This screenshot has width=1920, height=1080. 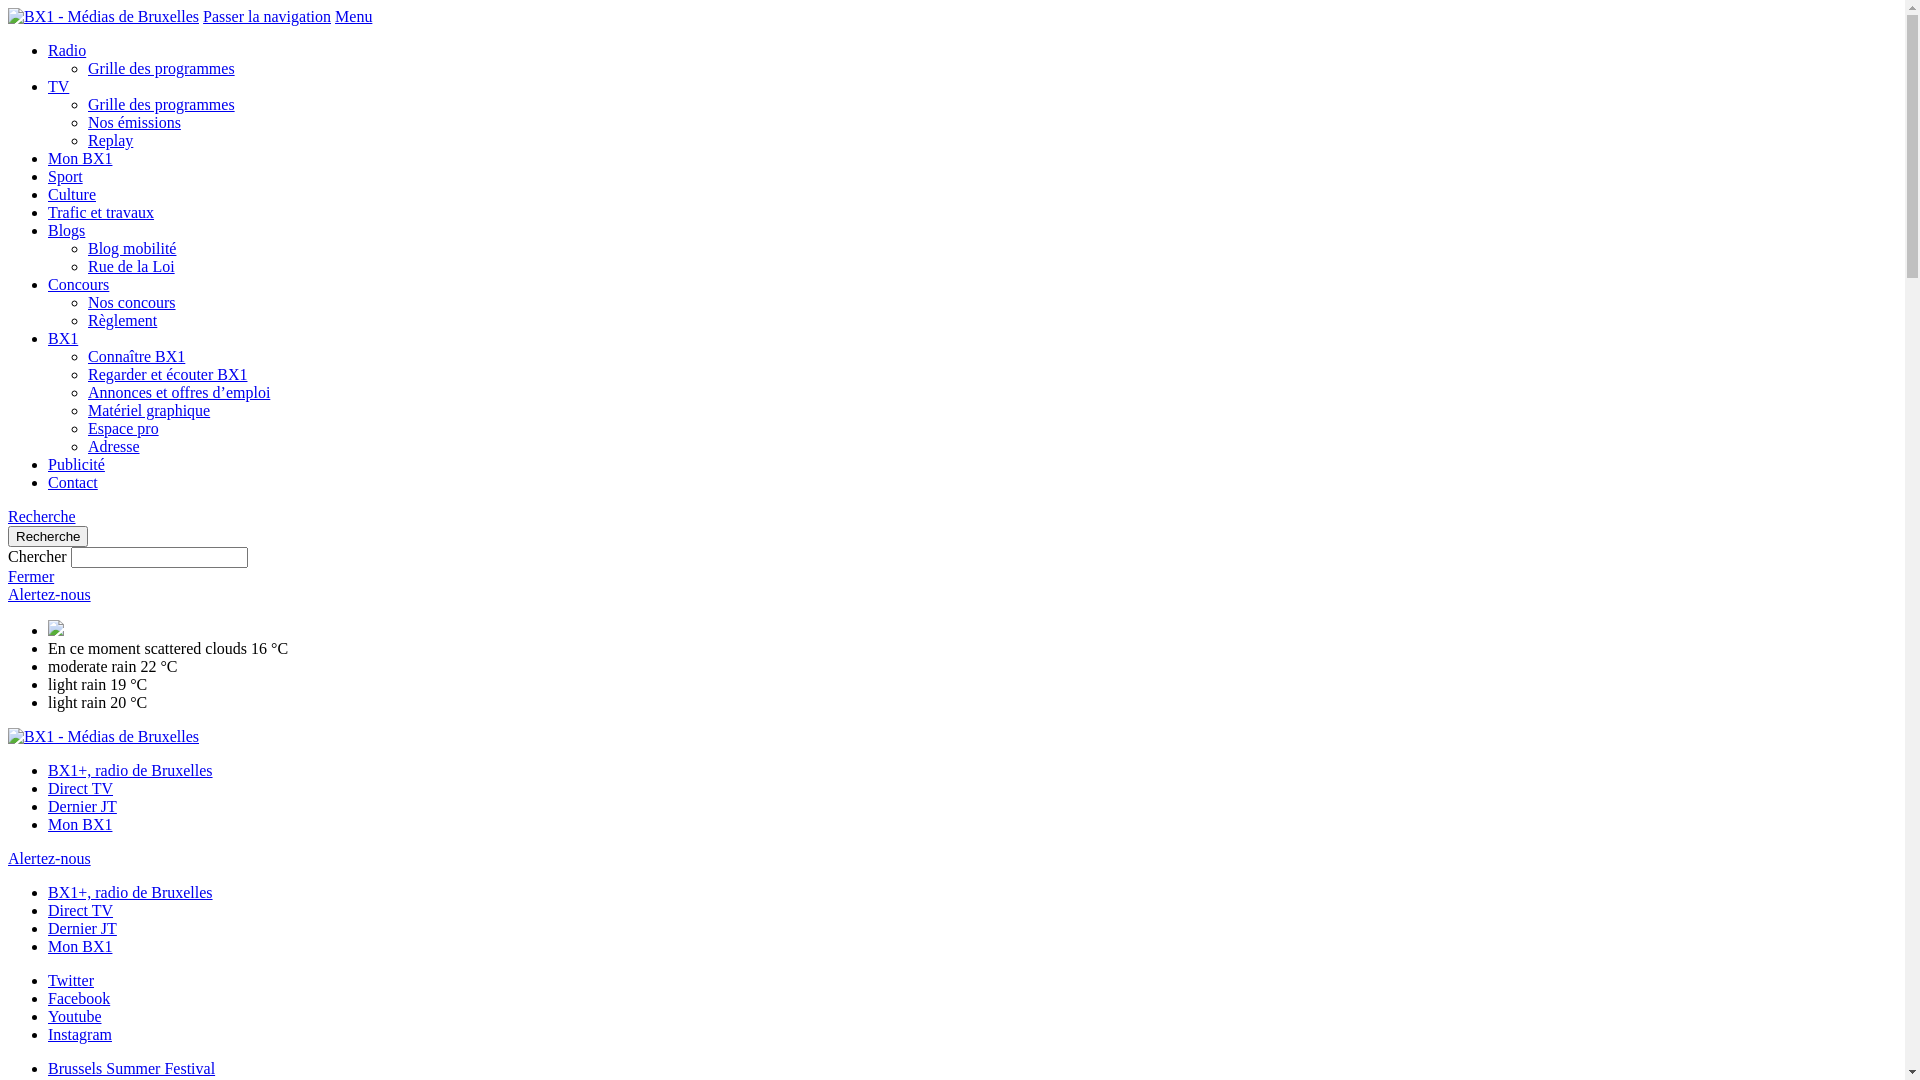 What do you see at coordinates (48, 212) in the screenshot?
I see `'Trafic et travaux'` at bounding box center [48, 212].